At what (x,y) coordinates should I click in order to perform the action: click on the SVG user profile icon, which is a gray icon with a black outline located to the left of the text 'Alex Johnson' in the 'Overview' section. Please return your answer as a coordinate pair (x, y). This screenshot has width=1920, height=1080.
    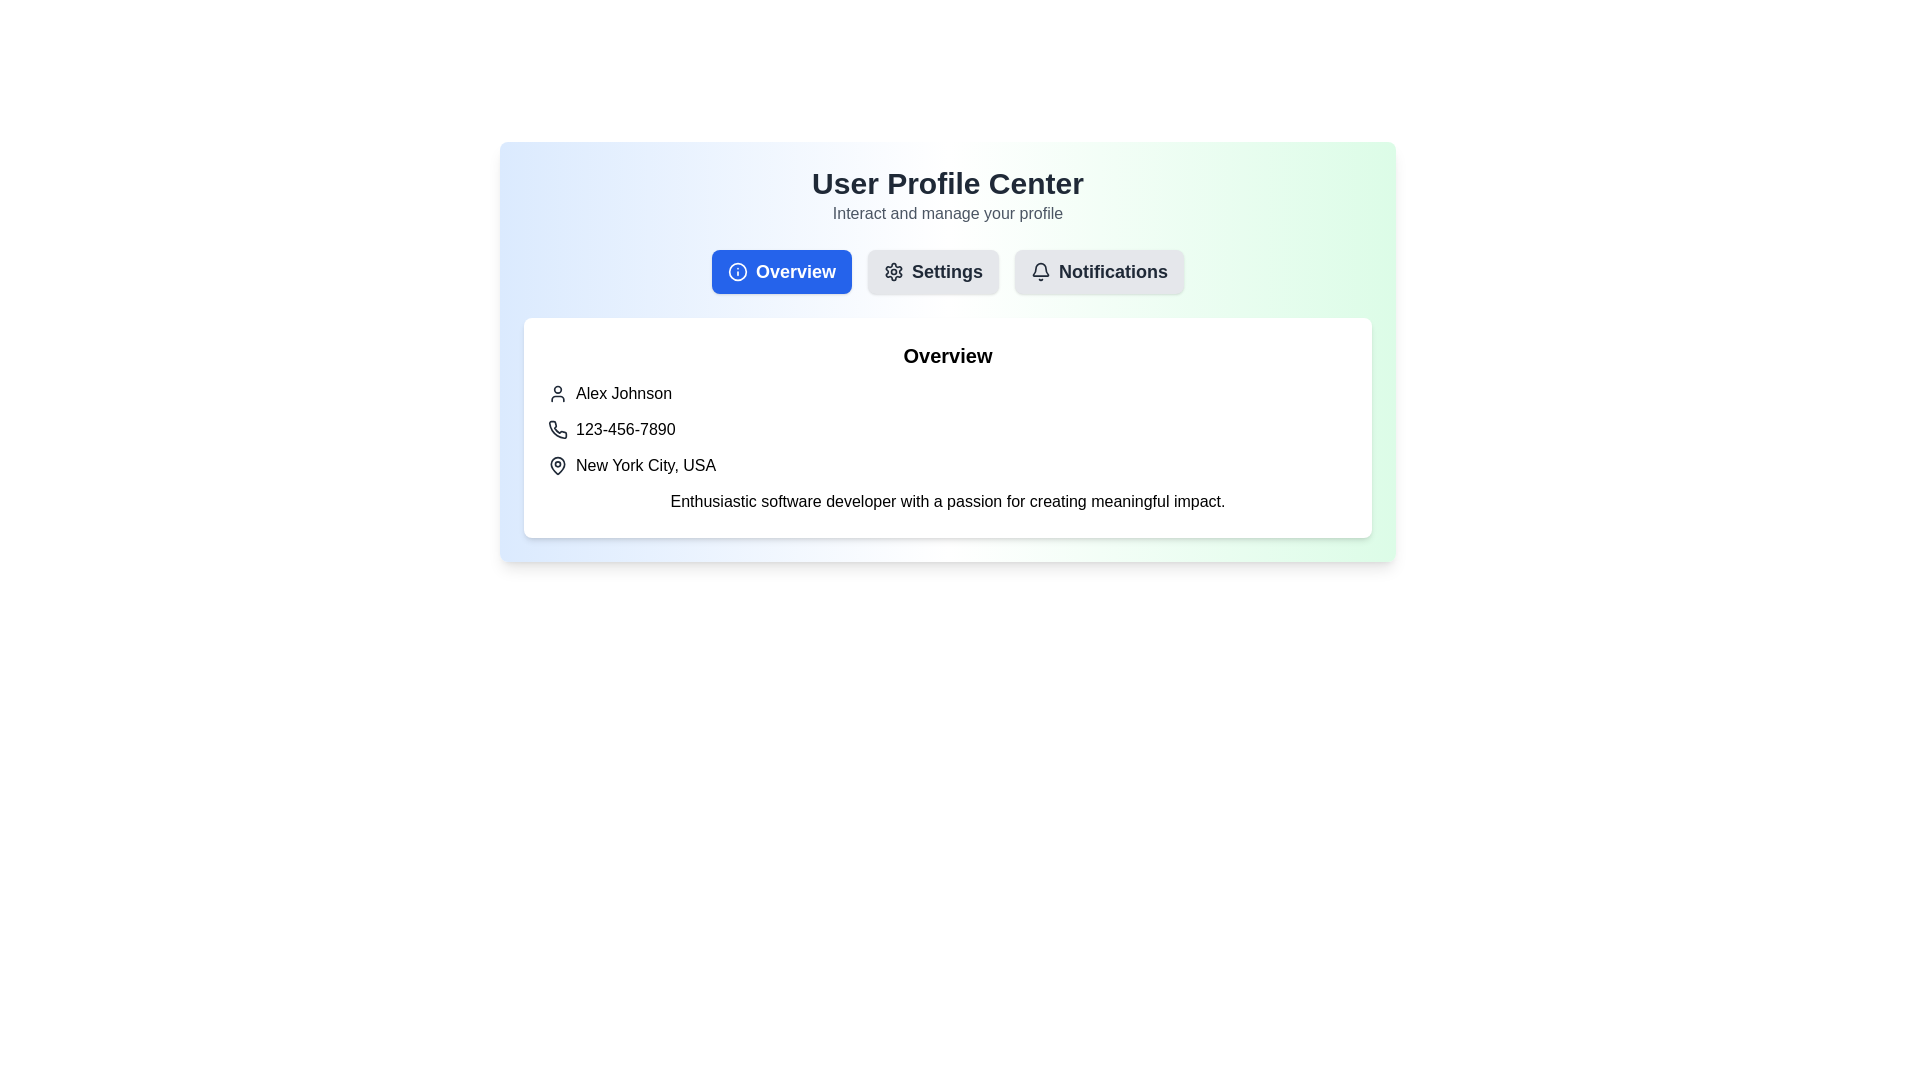
    Looking at the image, I should click on (557, 393).